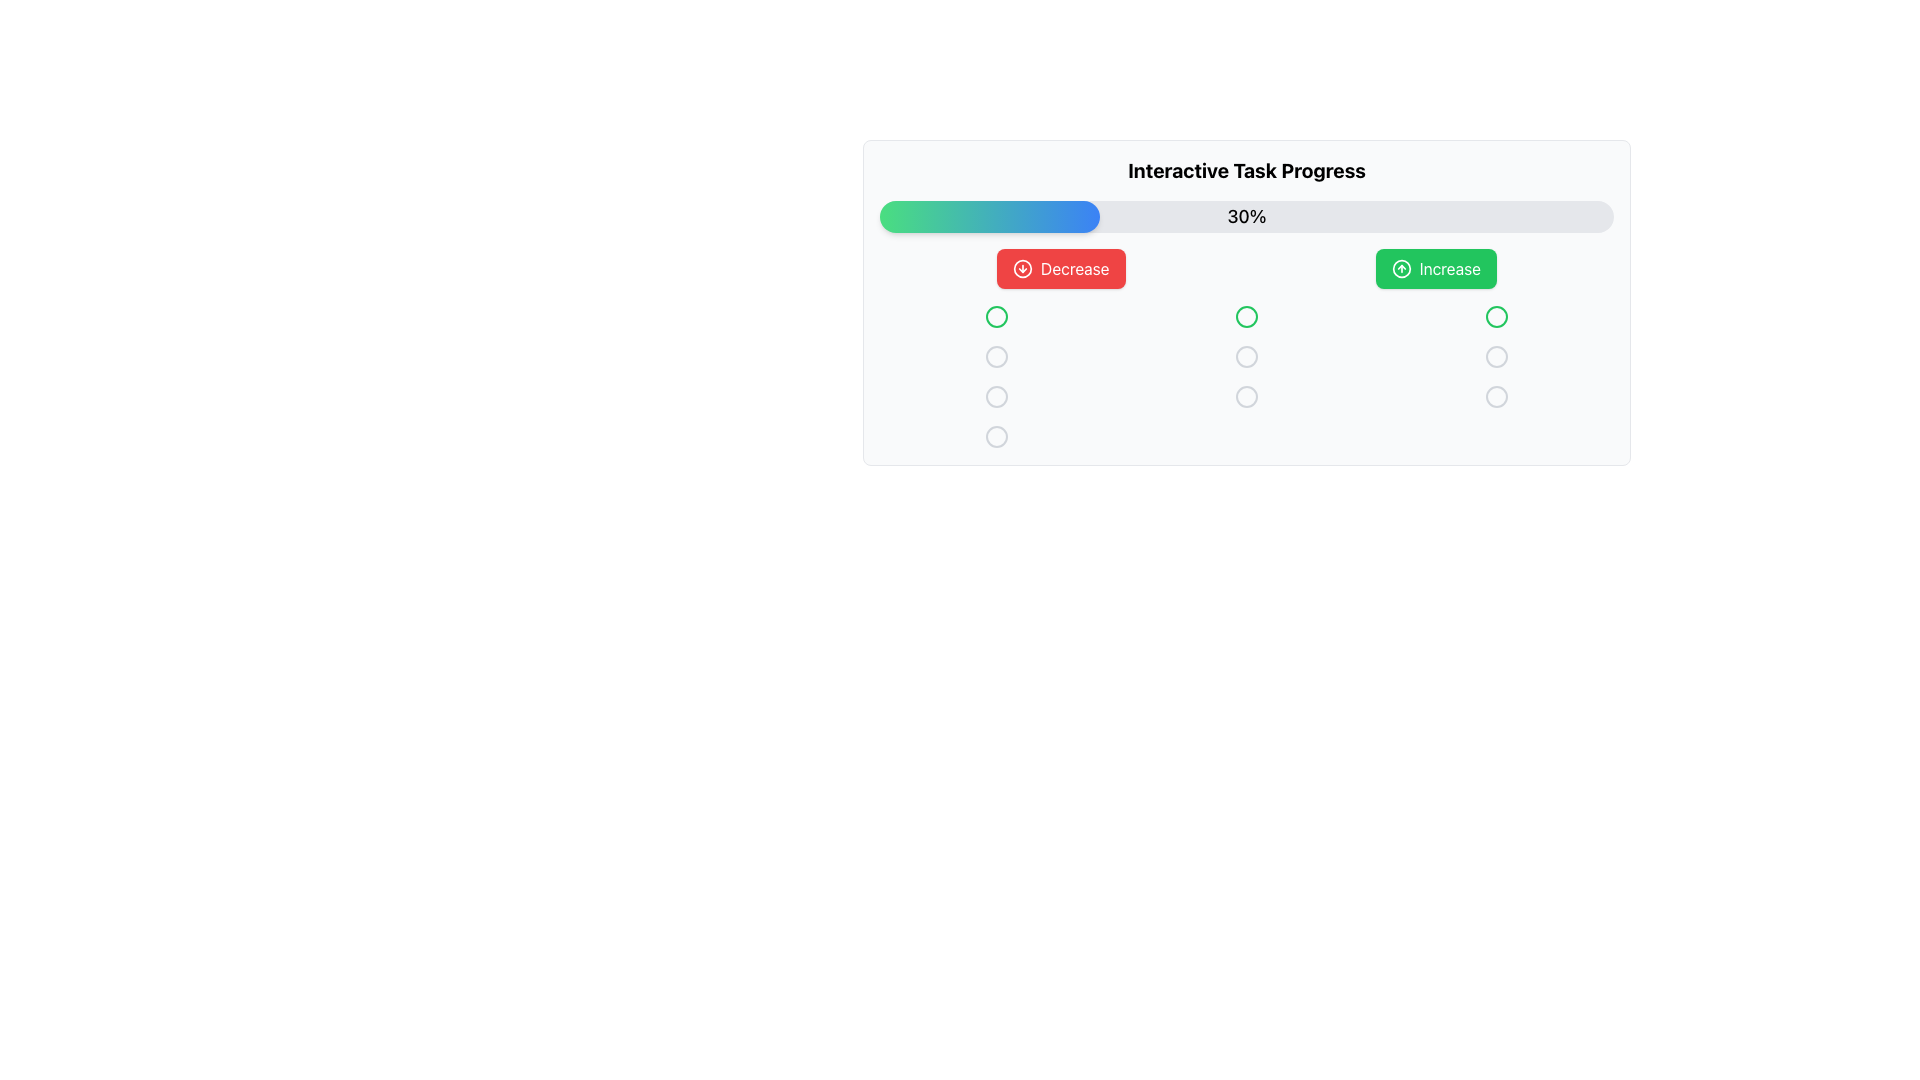 The image size is (1920, 1080). What do you see at coordinates (997, 356) in the screenshot?
I see `the SVG circle element located in the second column and second row of the task progress interactive display` at bounding box center [997, 356].